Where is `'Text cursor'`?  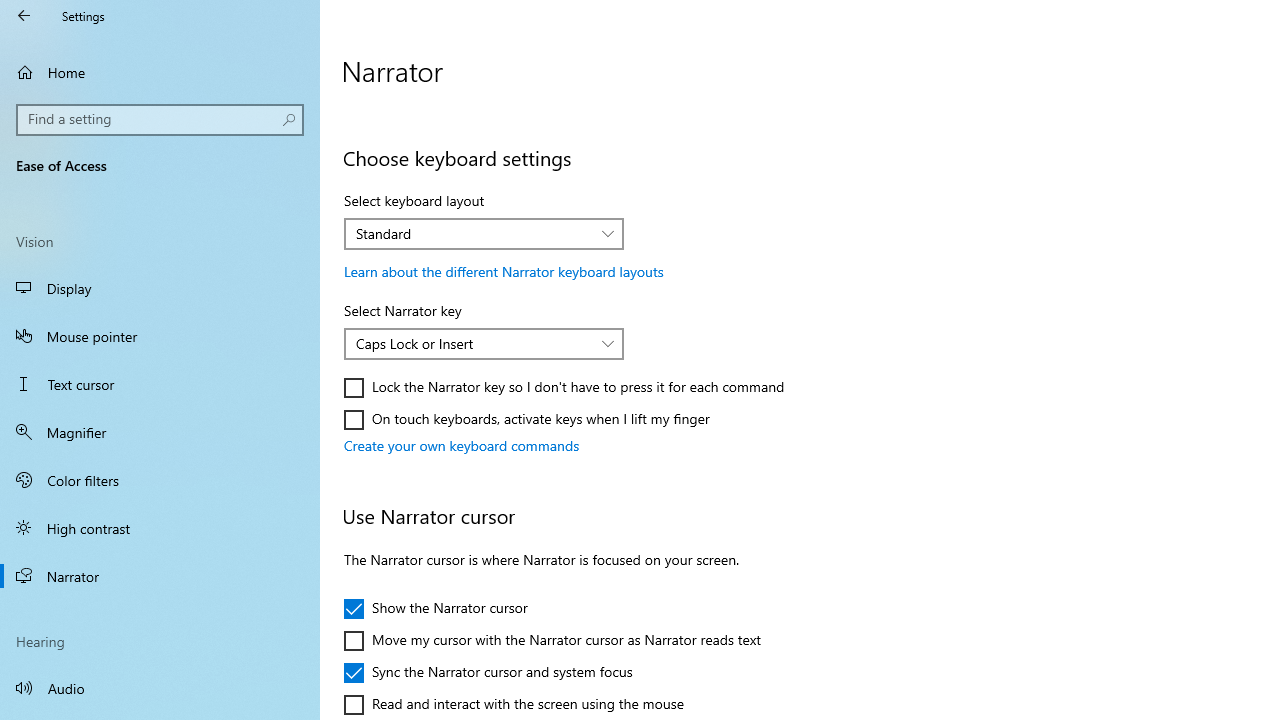 'Text cursor' is located at coordinates (160, 384).